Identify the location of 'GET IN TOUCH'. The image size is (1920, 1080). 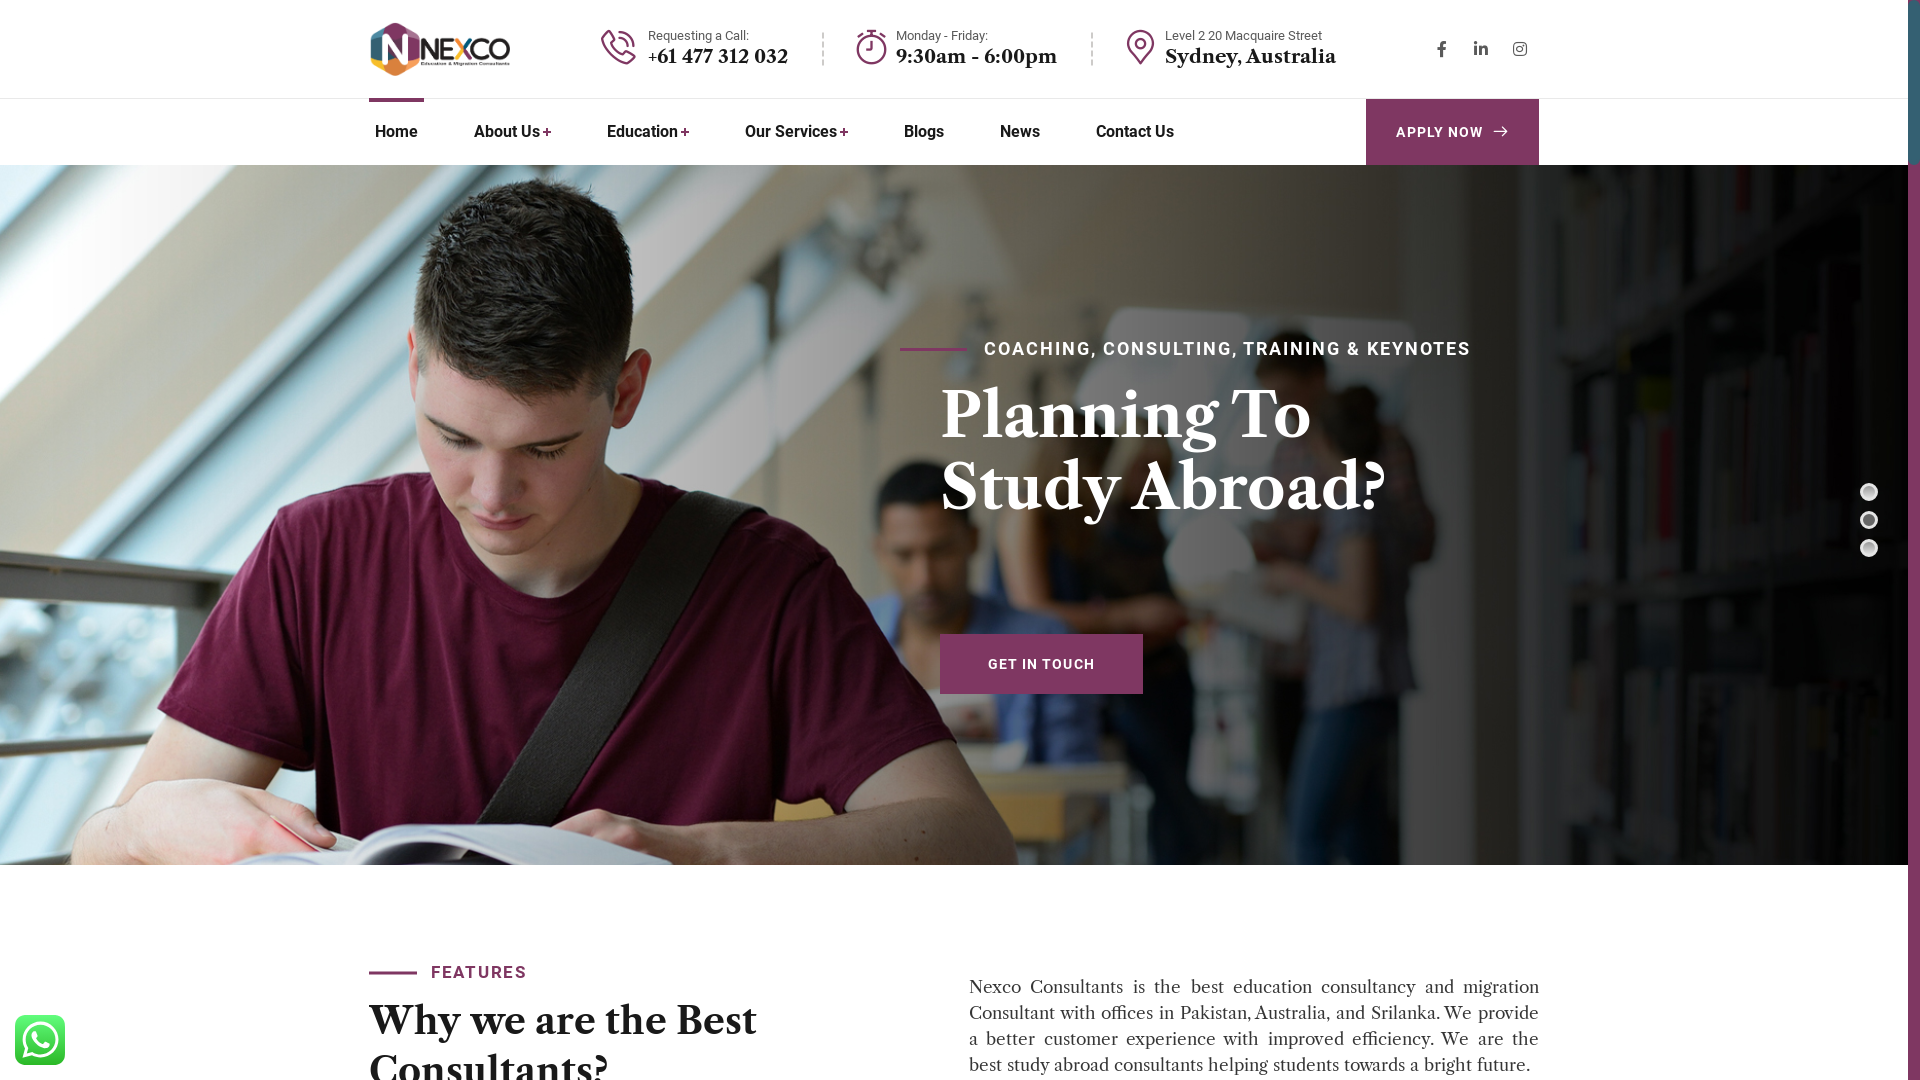
(1069, 698).